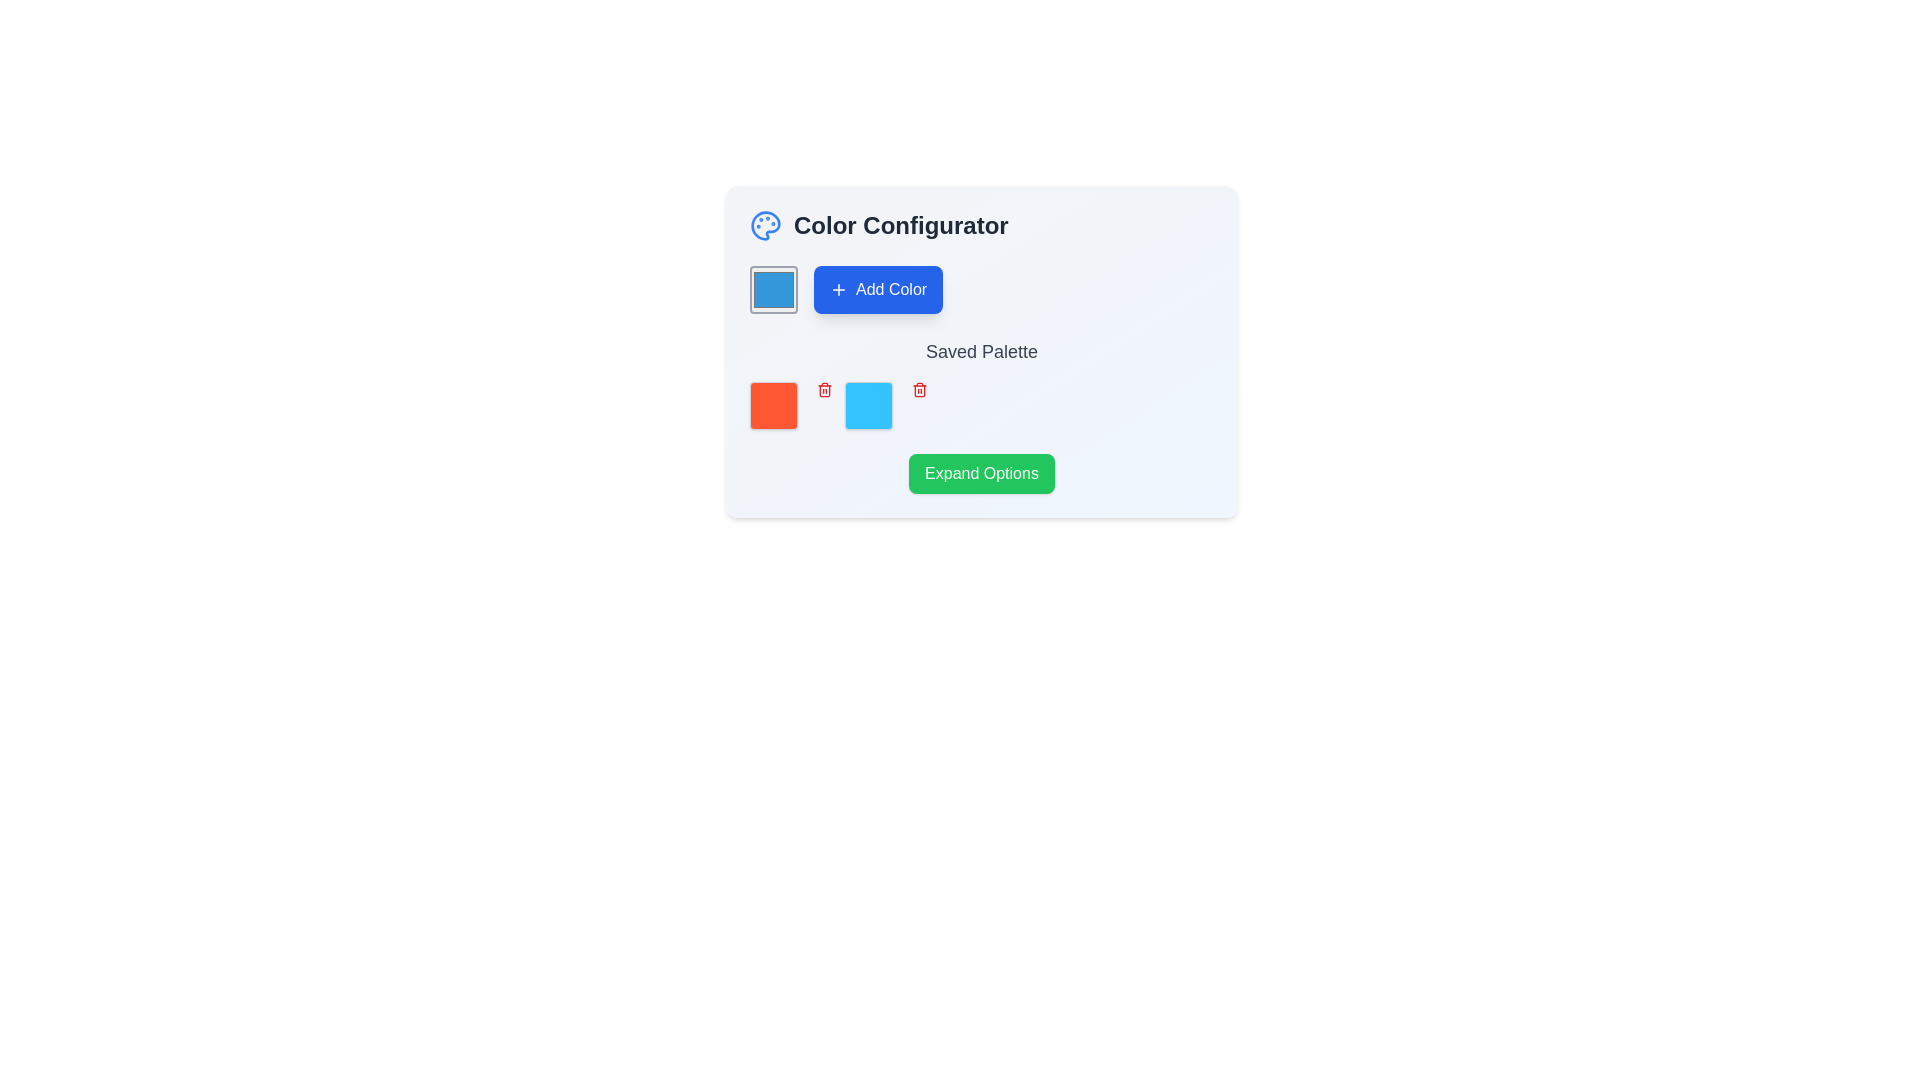 The width and height of the screenshot is (1920, 1080). I want to click on the text label that serves as a heading for the saved color palettes section in the 'Color Configurator' interface, located at the center of the section between the 'Add Color' button and the group of colored icons, so click(982, 350).